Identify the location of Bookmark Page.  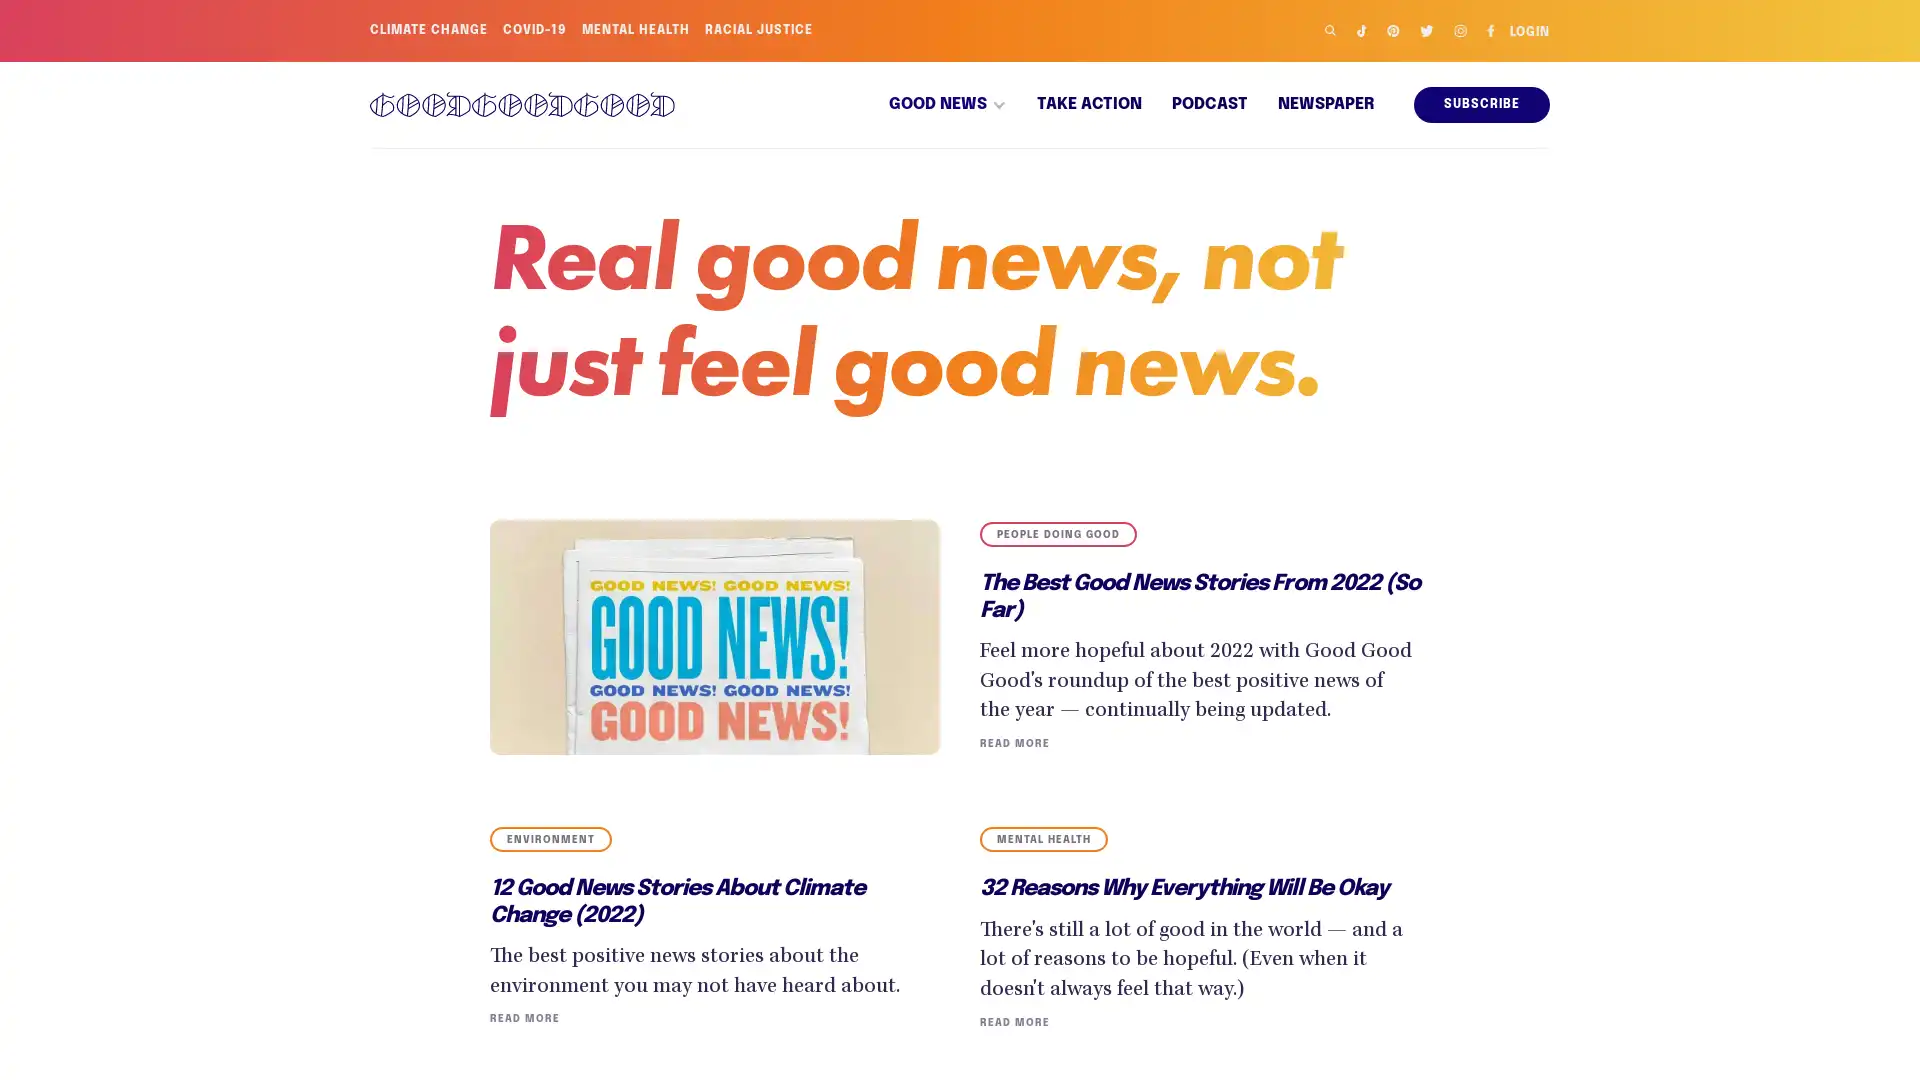
(1880, 971).